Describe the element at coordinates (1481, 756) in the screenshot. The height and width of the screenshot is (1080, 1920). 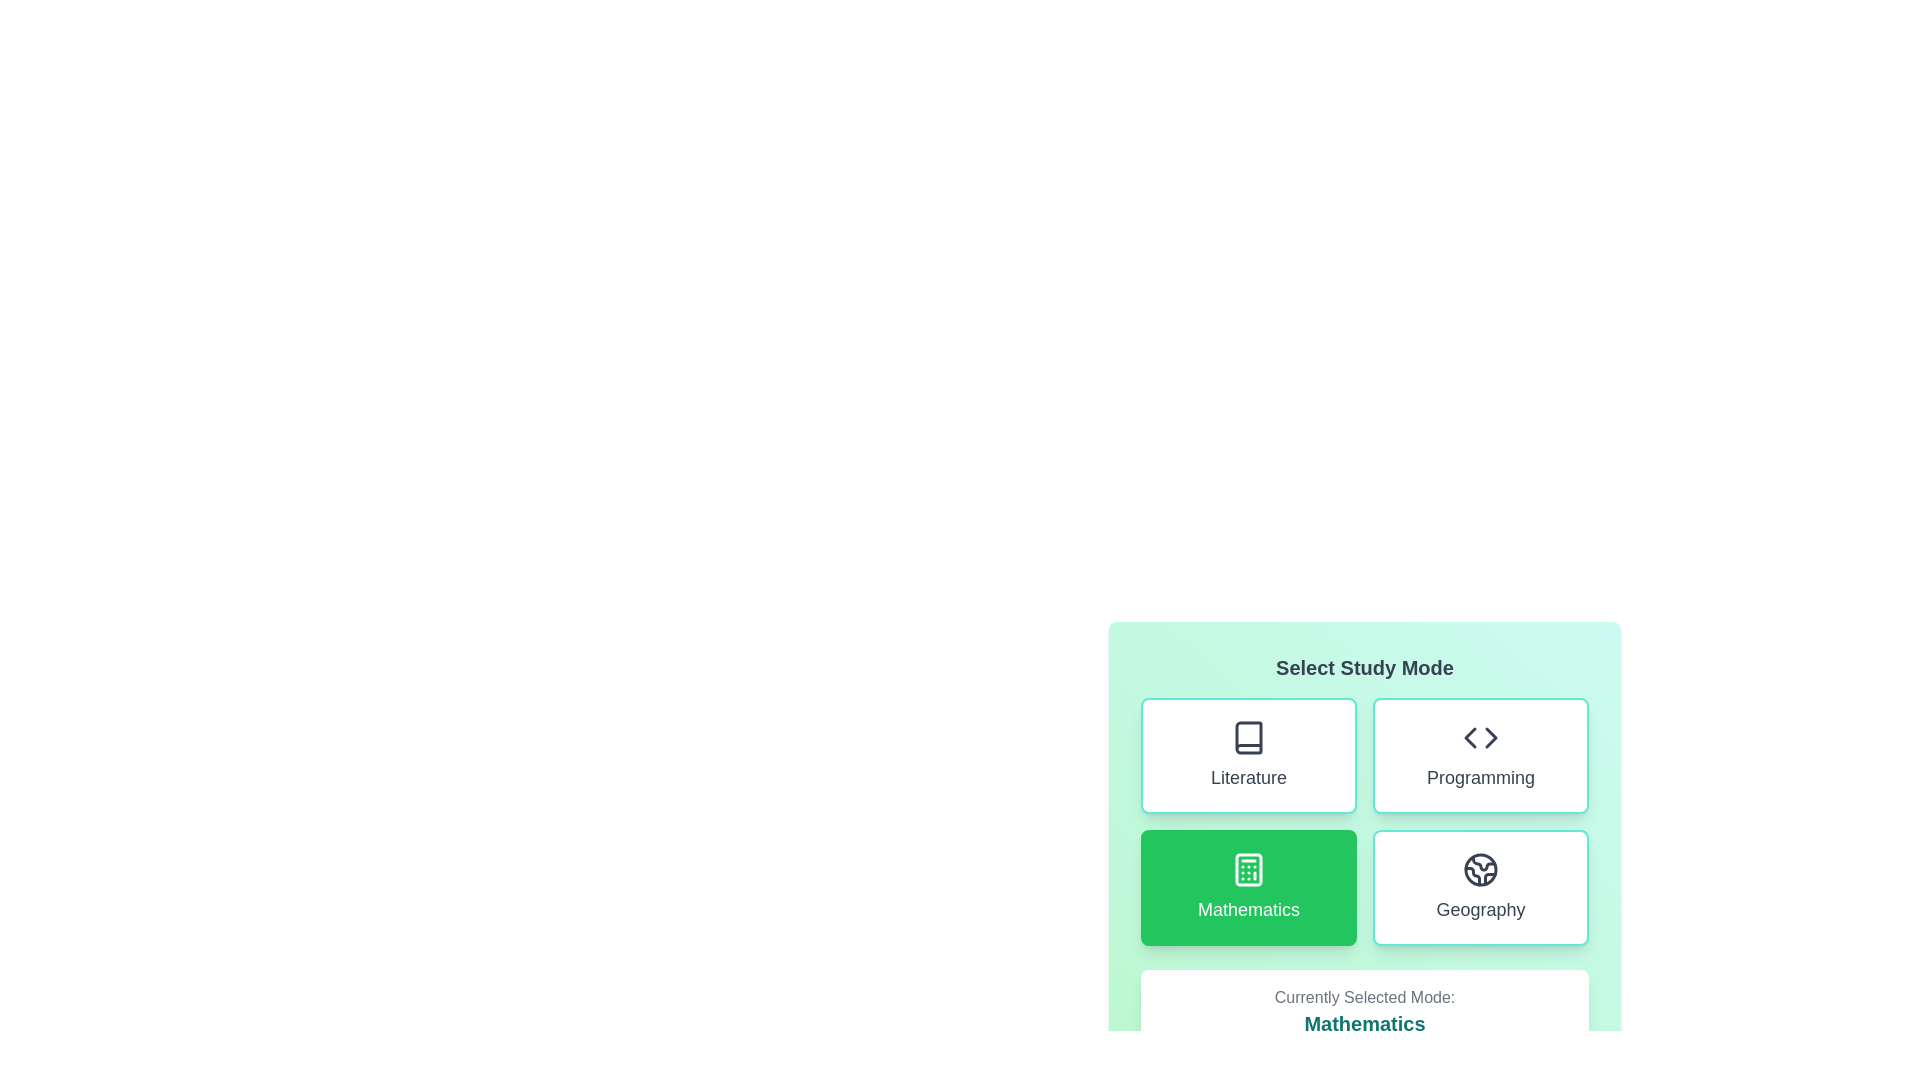
I see `the button for Programming to observe visual changes` at that location.